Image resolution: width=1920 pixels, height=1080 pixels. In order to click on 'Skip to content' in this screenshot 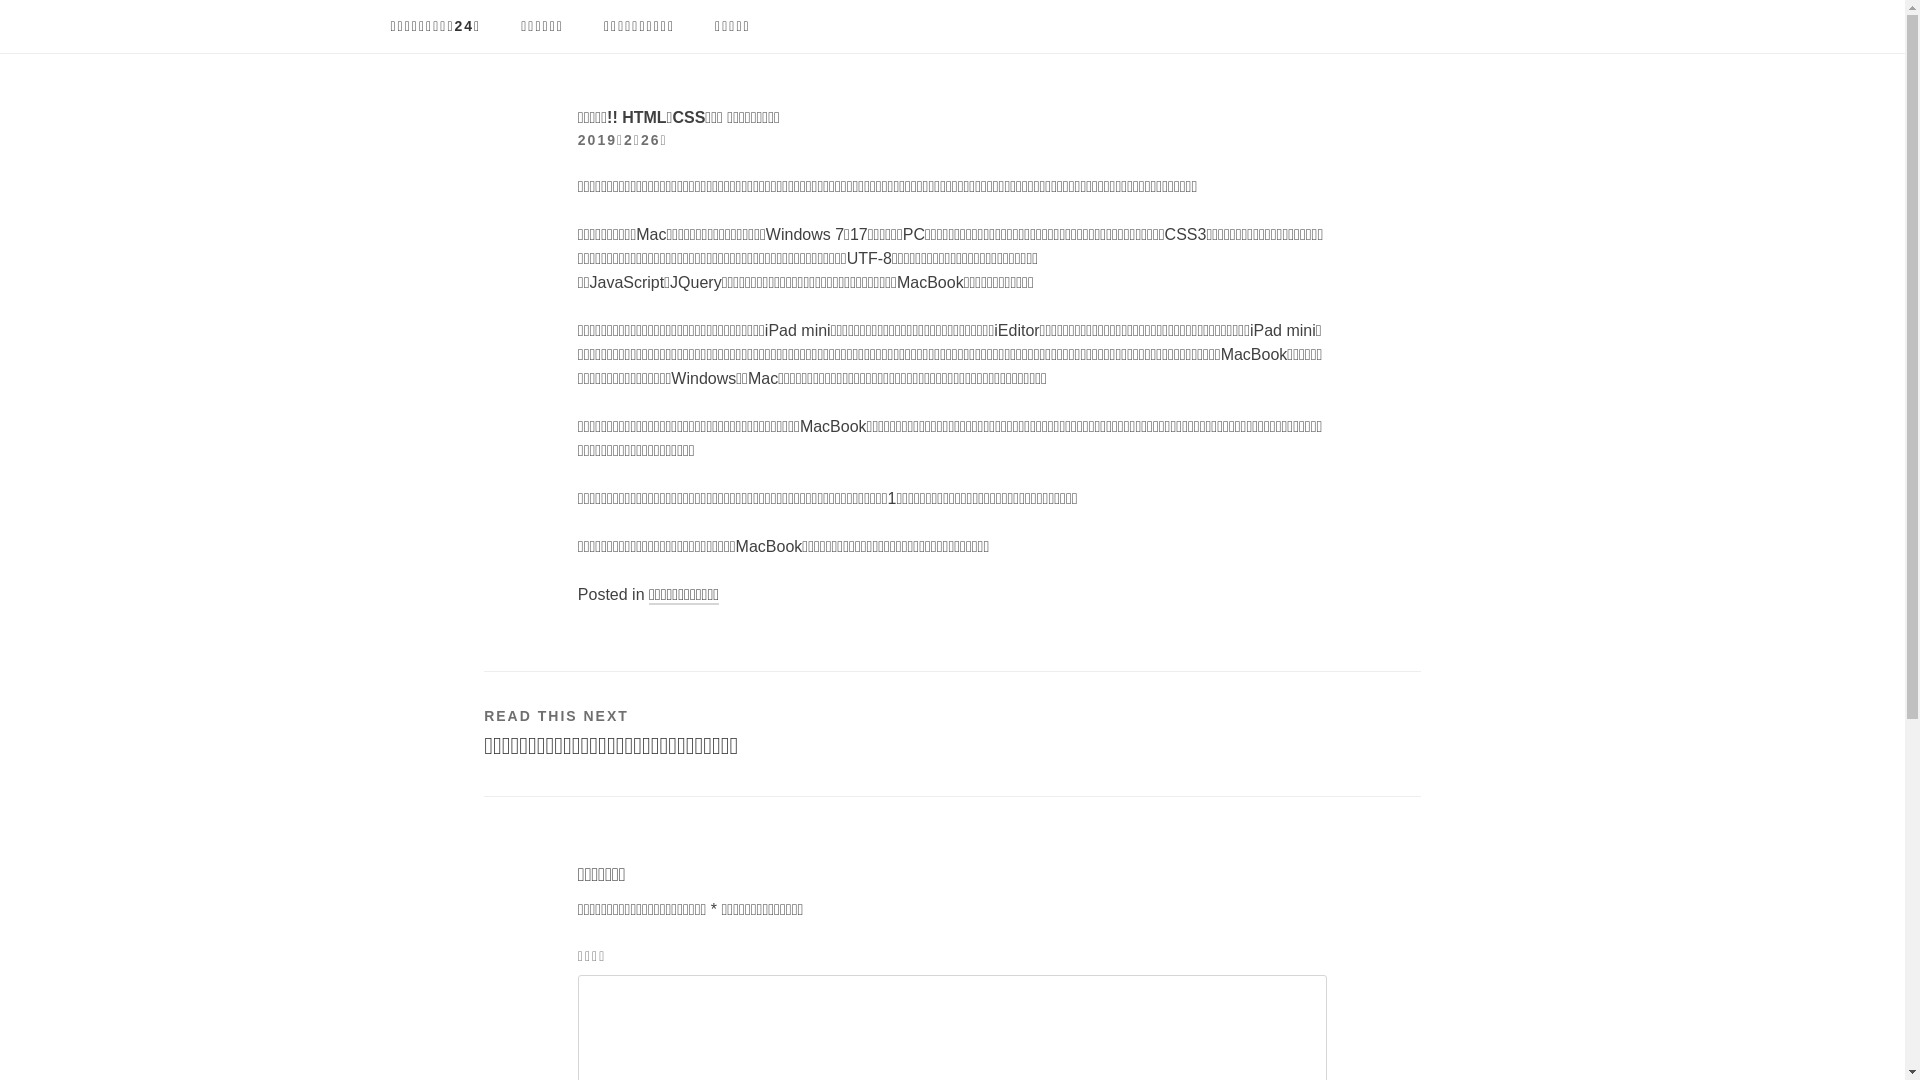, I will do `click(0, 0)`.